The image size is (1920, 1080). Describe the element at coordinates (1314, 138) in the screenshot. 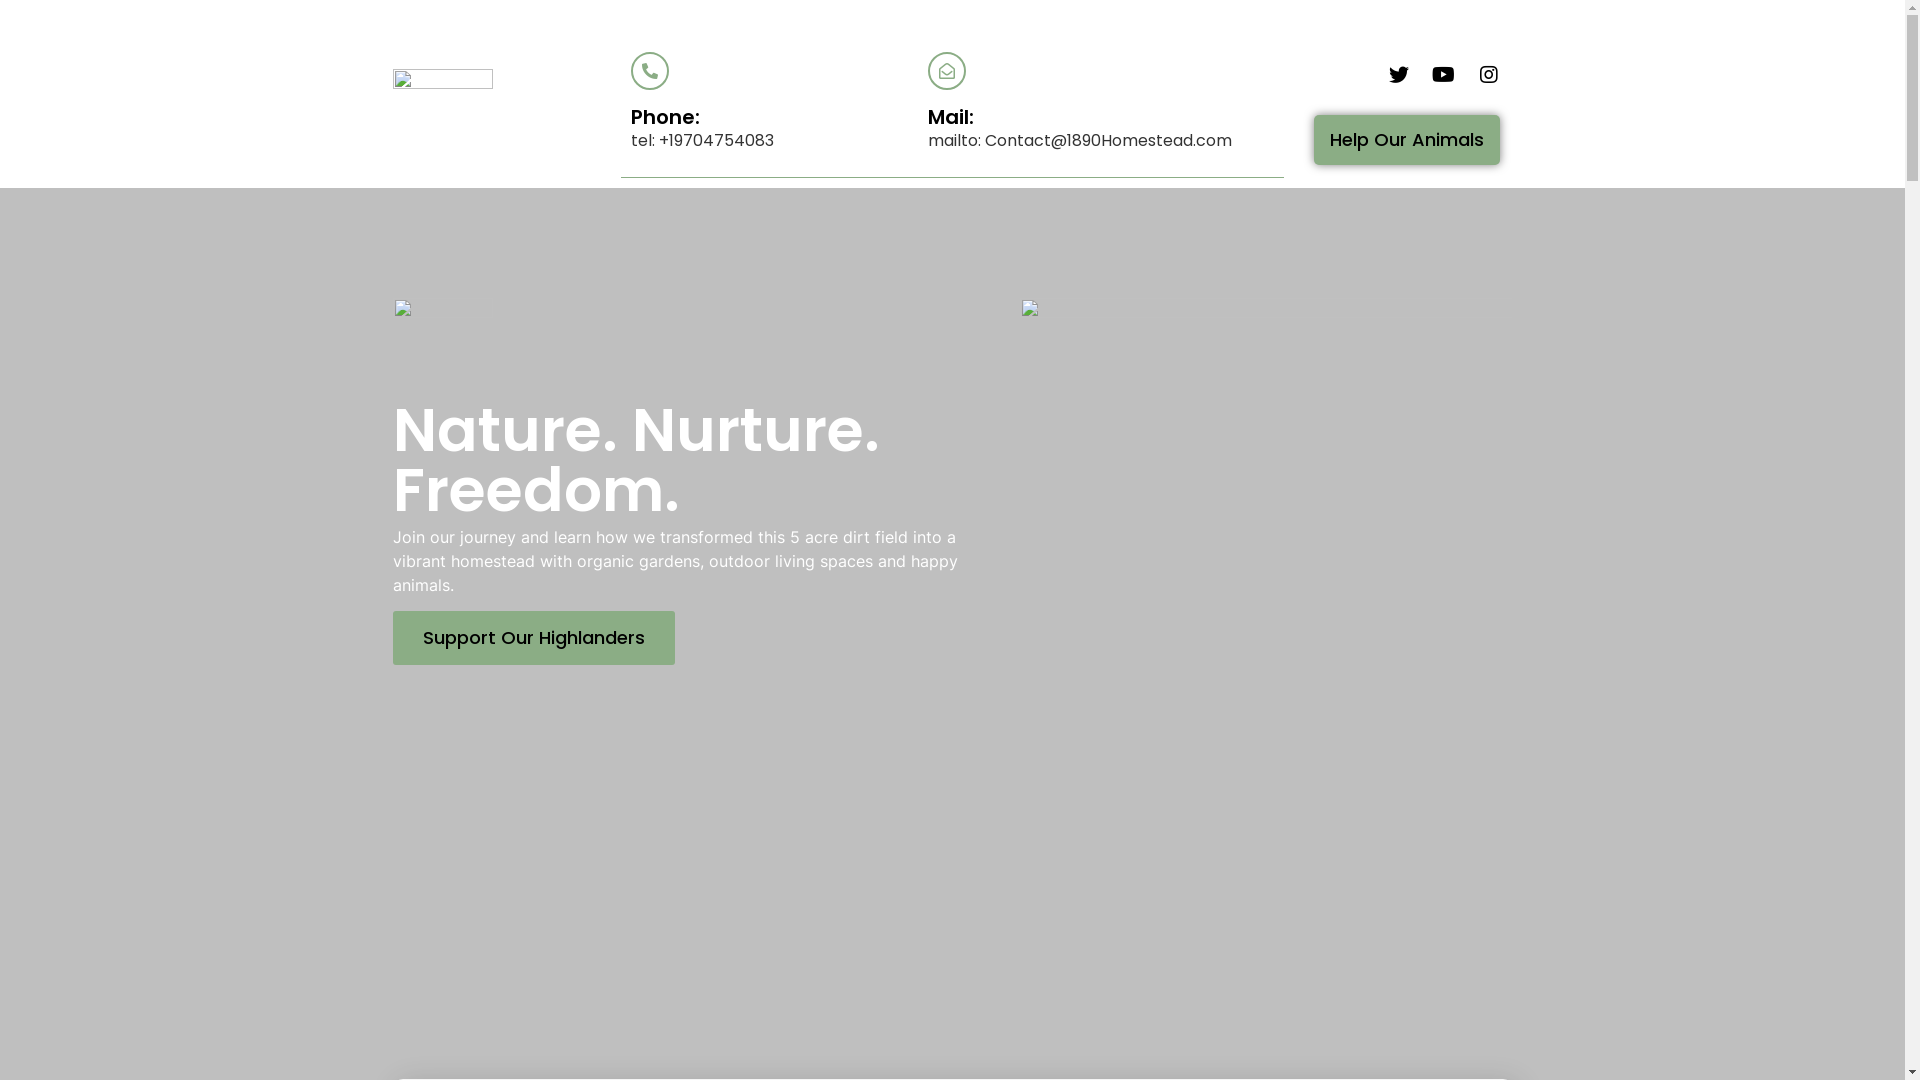

I see `'Help Our Animals'` at that location.